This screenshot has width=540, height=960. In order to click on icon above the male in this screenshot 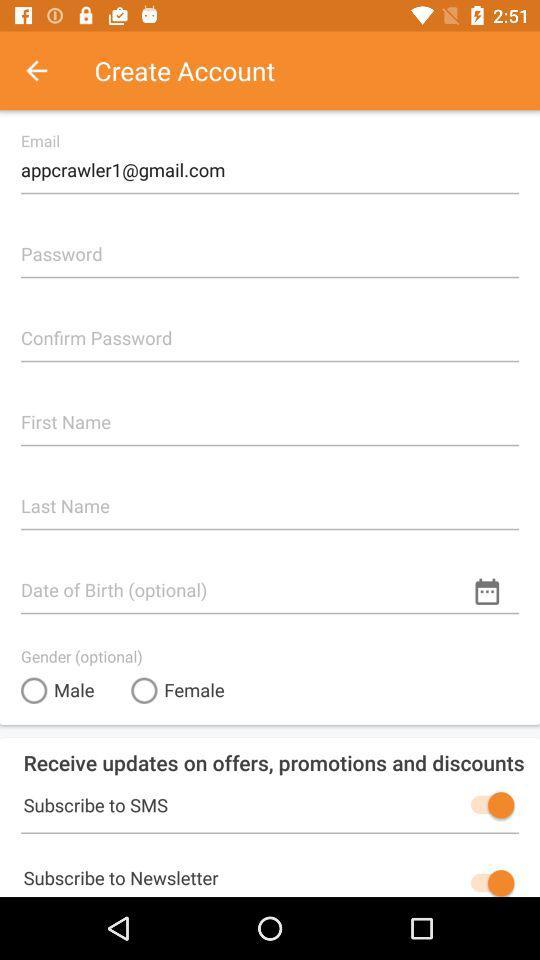, I will do `click(80, 655)`.